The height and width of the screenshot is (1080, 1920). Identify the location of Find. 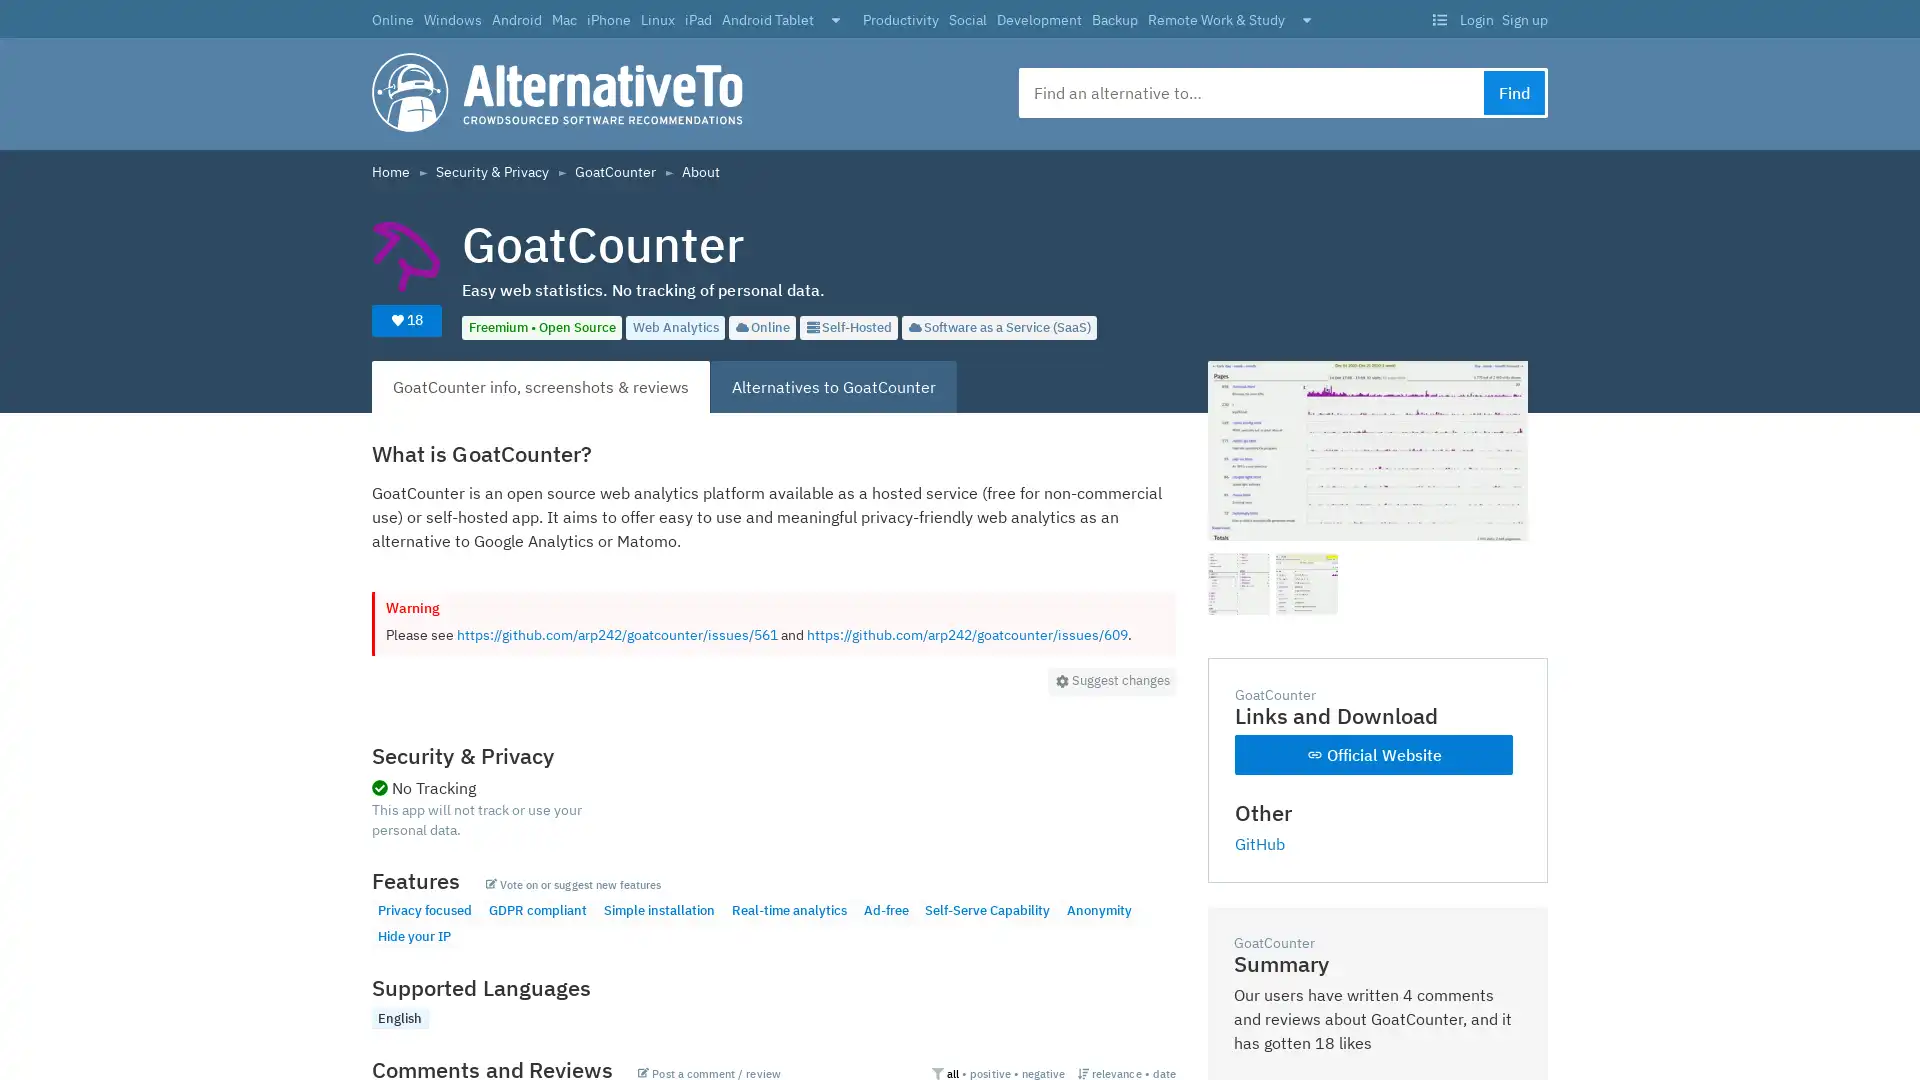
(1514, 92).